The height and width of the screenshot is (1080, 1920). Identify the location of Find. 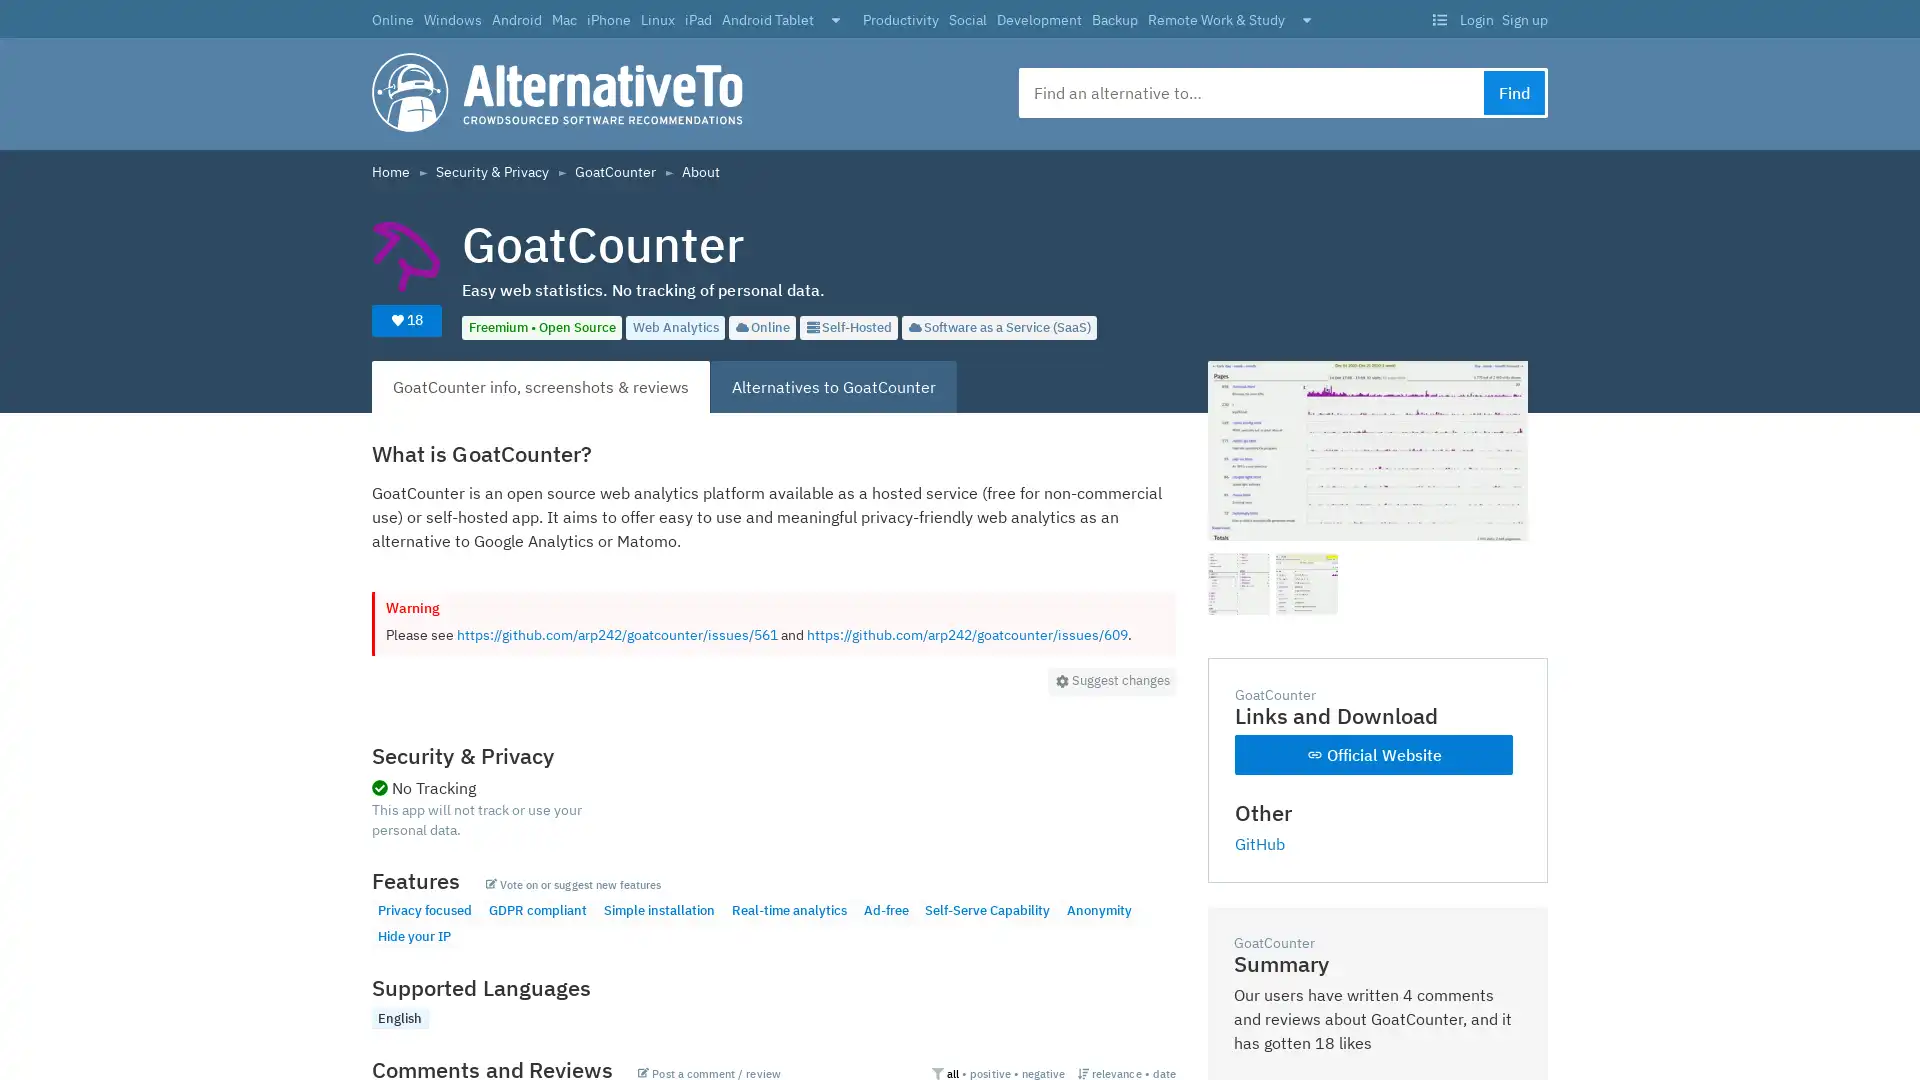
(1514, 92).